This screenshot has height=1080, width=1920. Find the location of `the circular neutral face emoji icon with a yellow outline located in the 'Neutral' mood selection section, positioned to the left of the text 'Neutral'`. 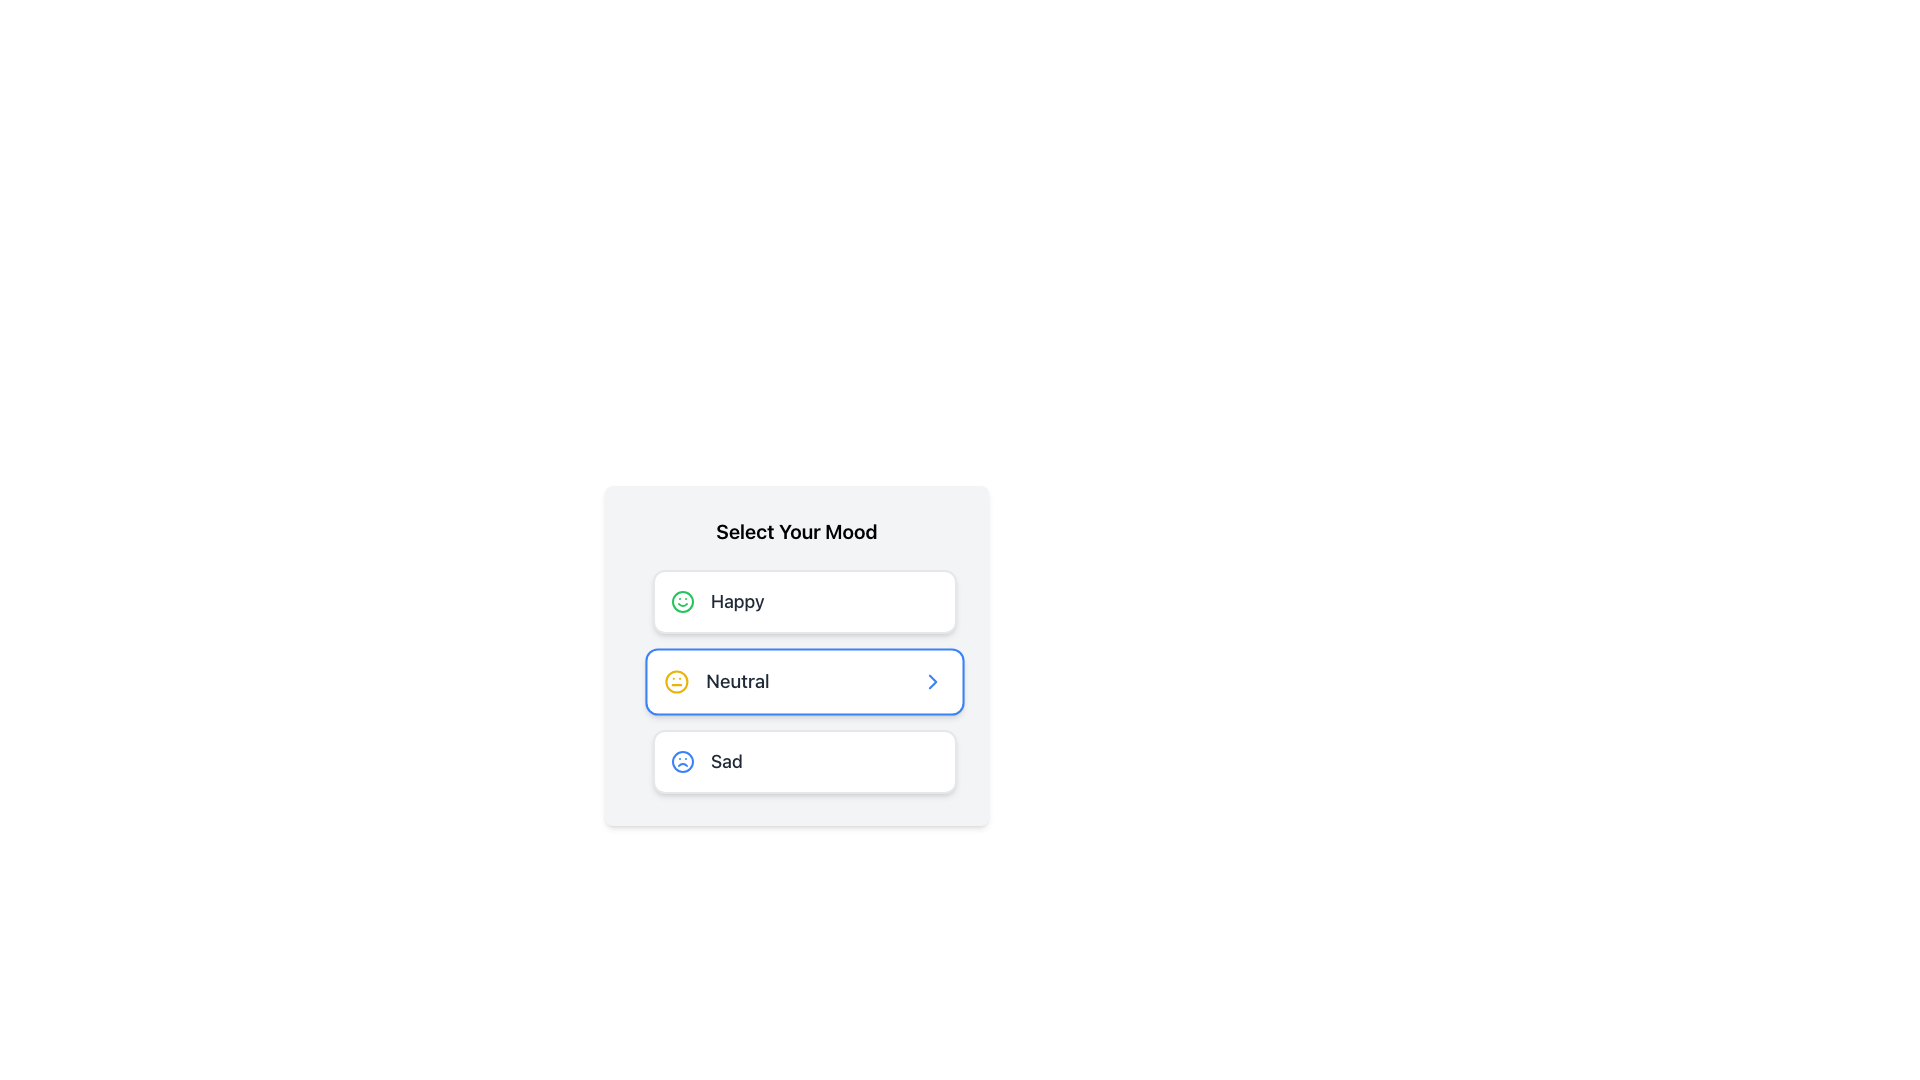

the circular neutral face emoji icon with a yellow outline located in the 'Neutral' mood selection section, positioned to the left of the text 'Neutral' is located at coordinates (676, 681).